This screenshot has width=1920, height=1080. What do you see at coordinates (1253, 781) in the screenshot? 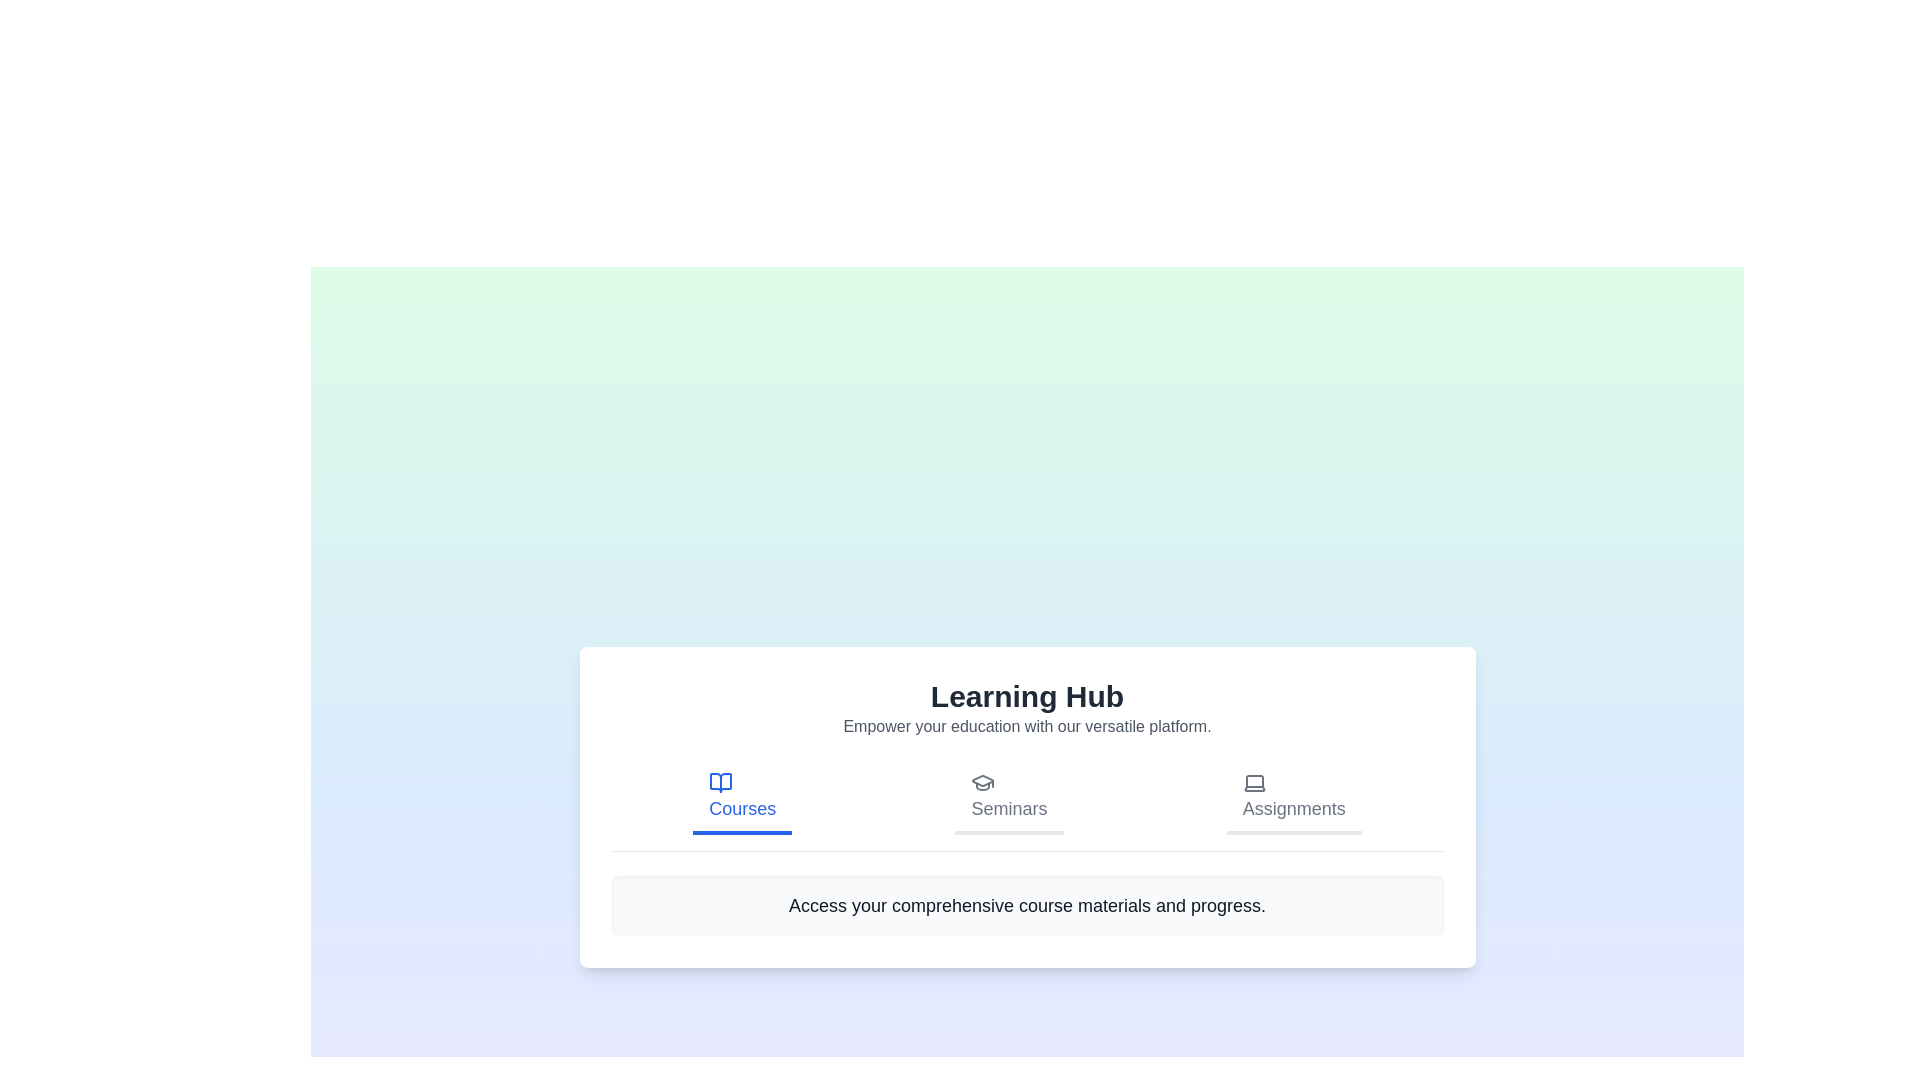
I see `the purpose of the 'Assignments' section` at bounding box center [1253, 781].